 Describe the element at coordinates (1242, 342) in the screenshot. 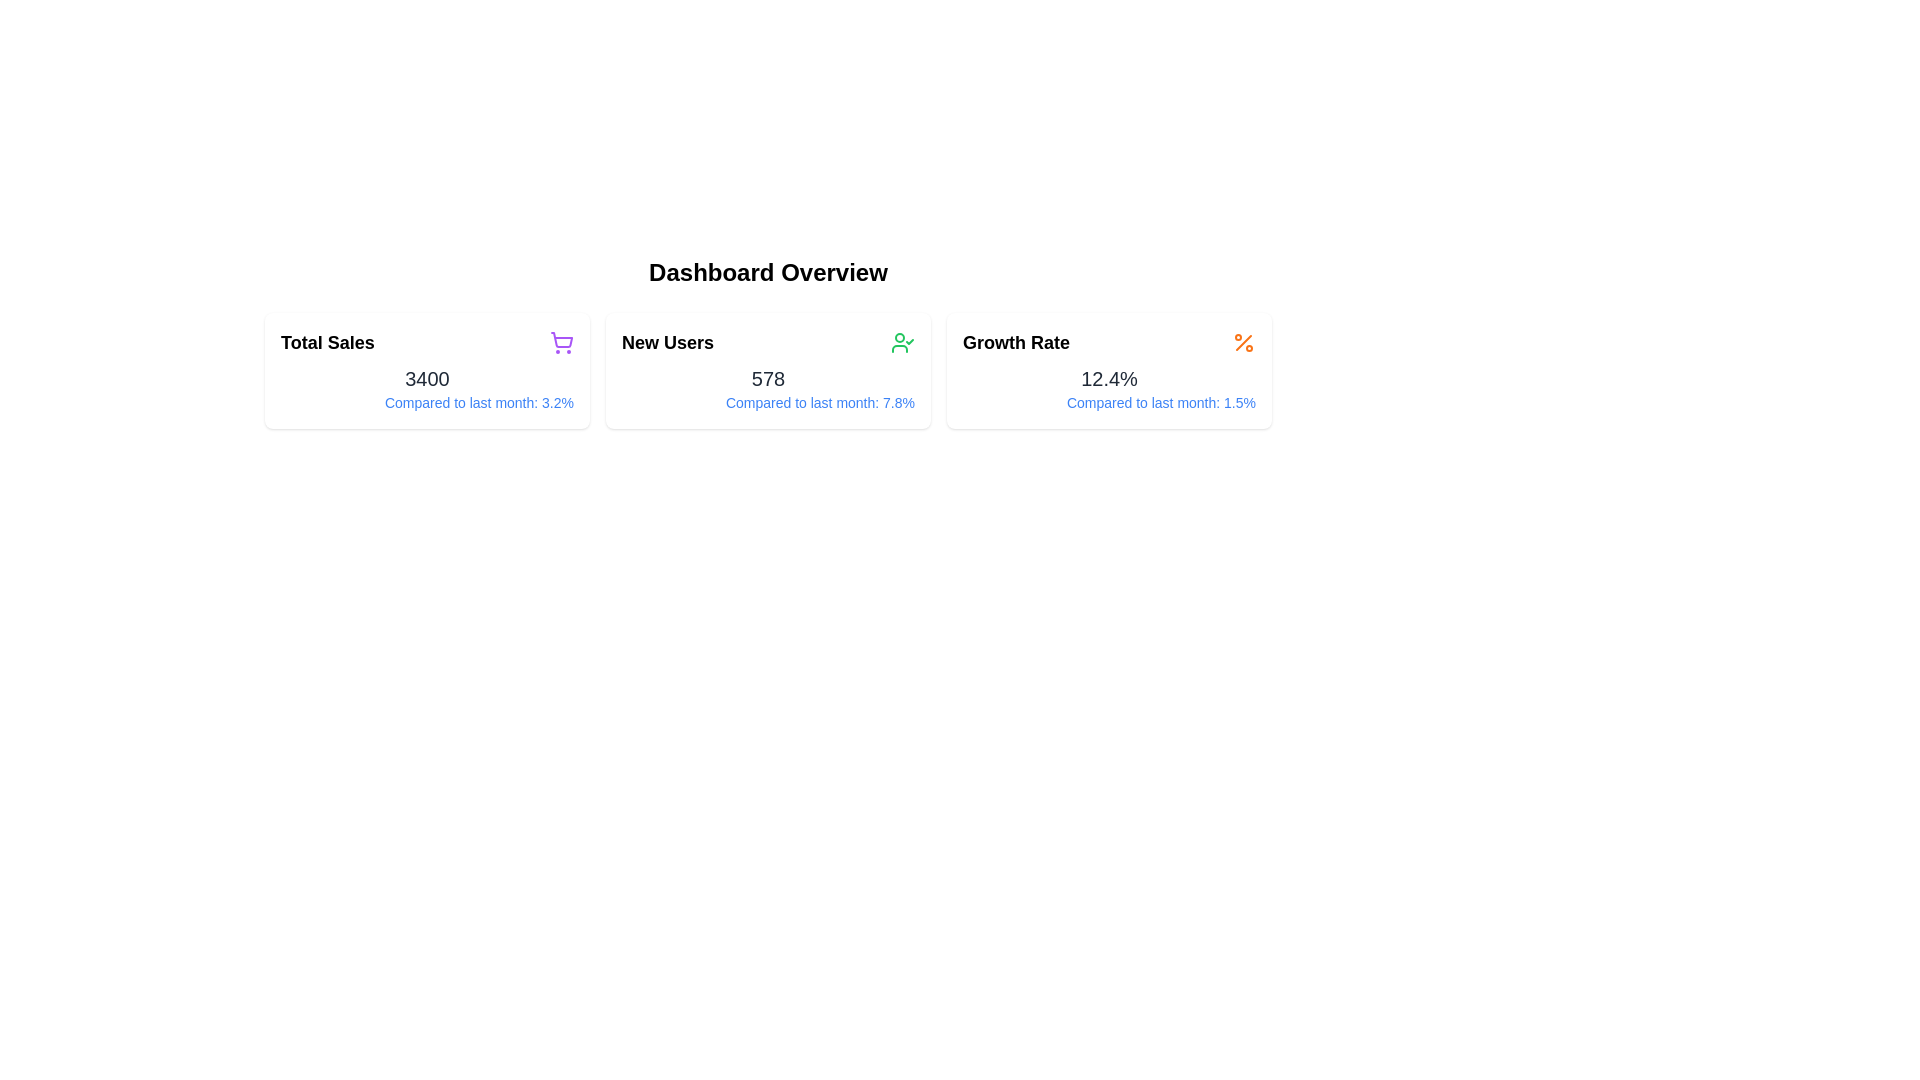

I see `the decorative diagonal line within the orange percentage icon in the 'Growth Rate' card located in the third column of the overview grid` at that location.